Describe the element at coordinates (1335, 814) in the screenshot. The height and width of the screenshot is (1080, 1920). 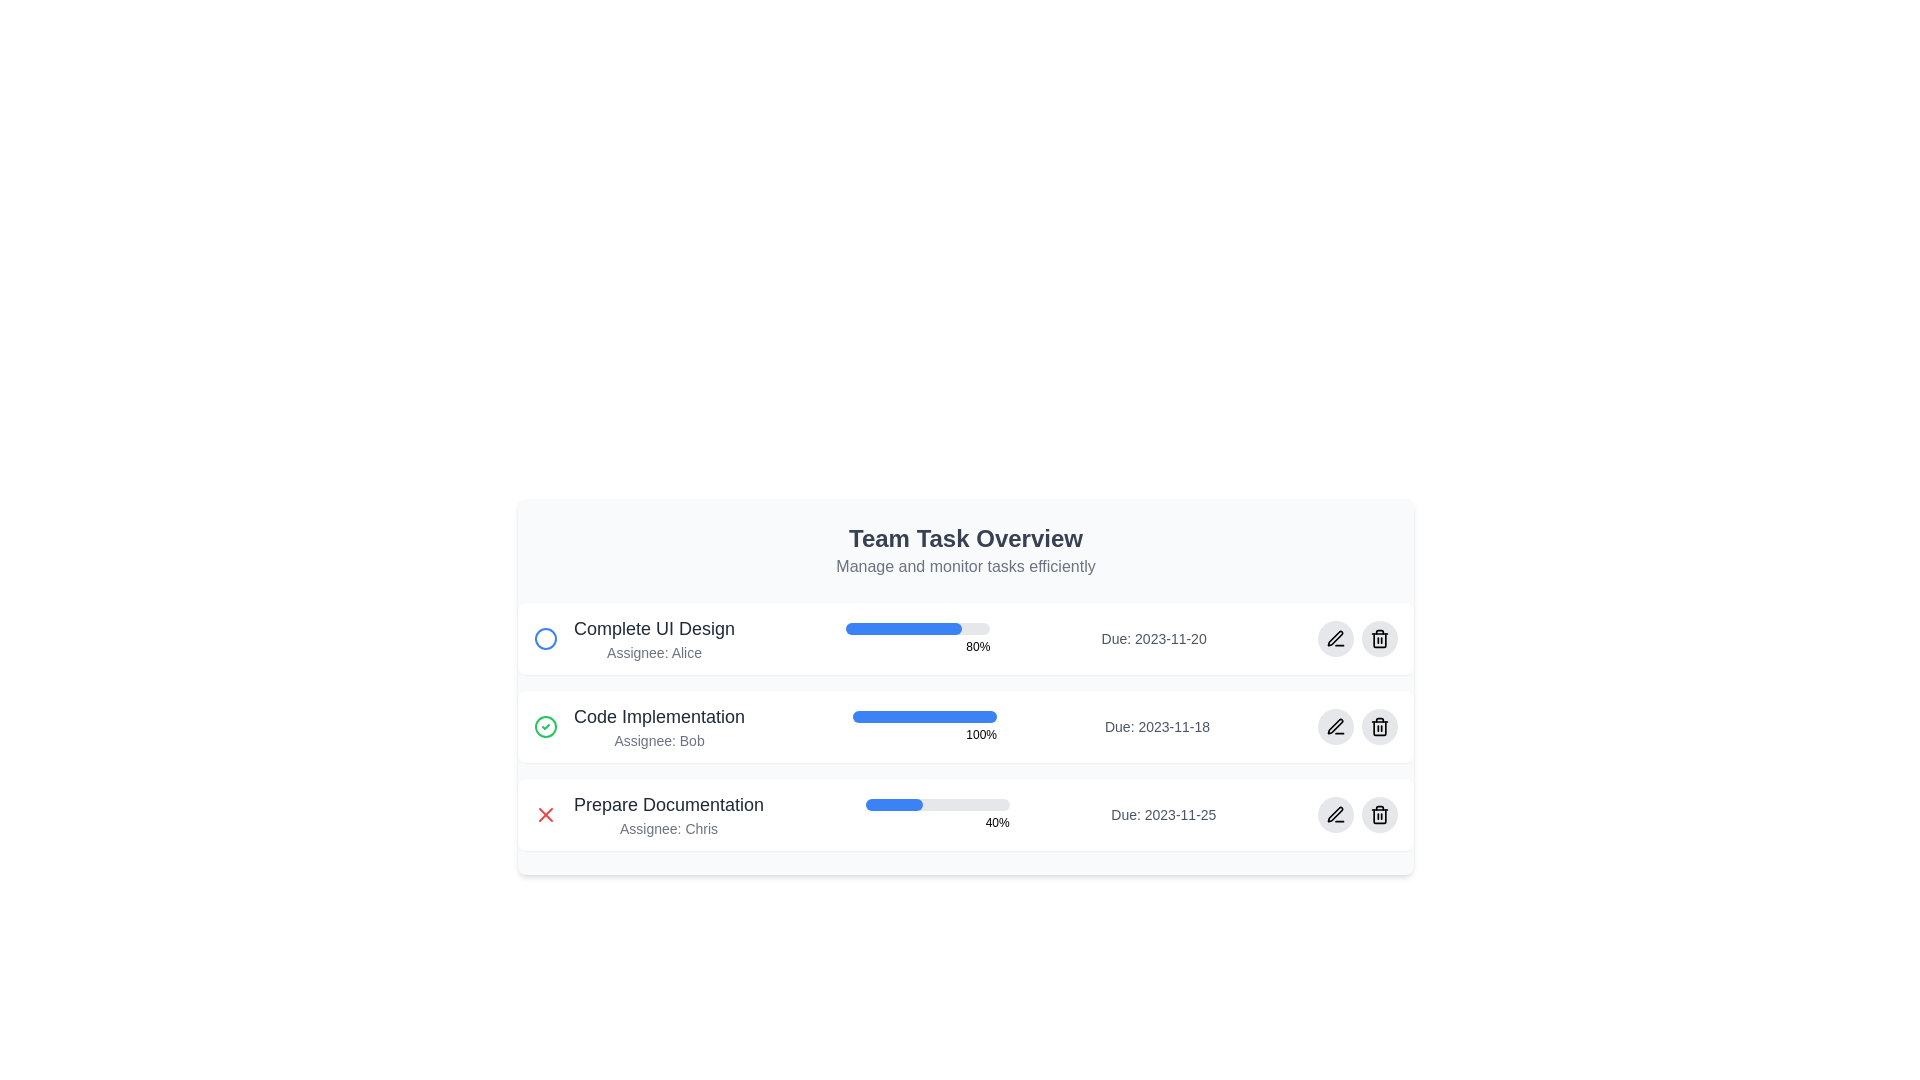
I see `the button with an icon located in the bottom-right corner of the 'Prepare Documentation' card` at that location.